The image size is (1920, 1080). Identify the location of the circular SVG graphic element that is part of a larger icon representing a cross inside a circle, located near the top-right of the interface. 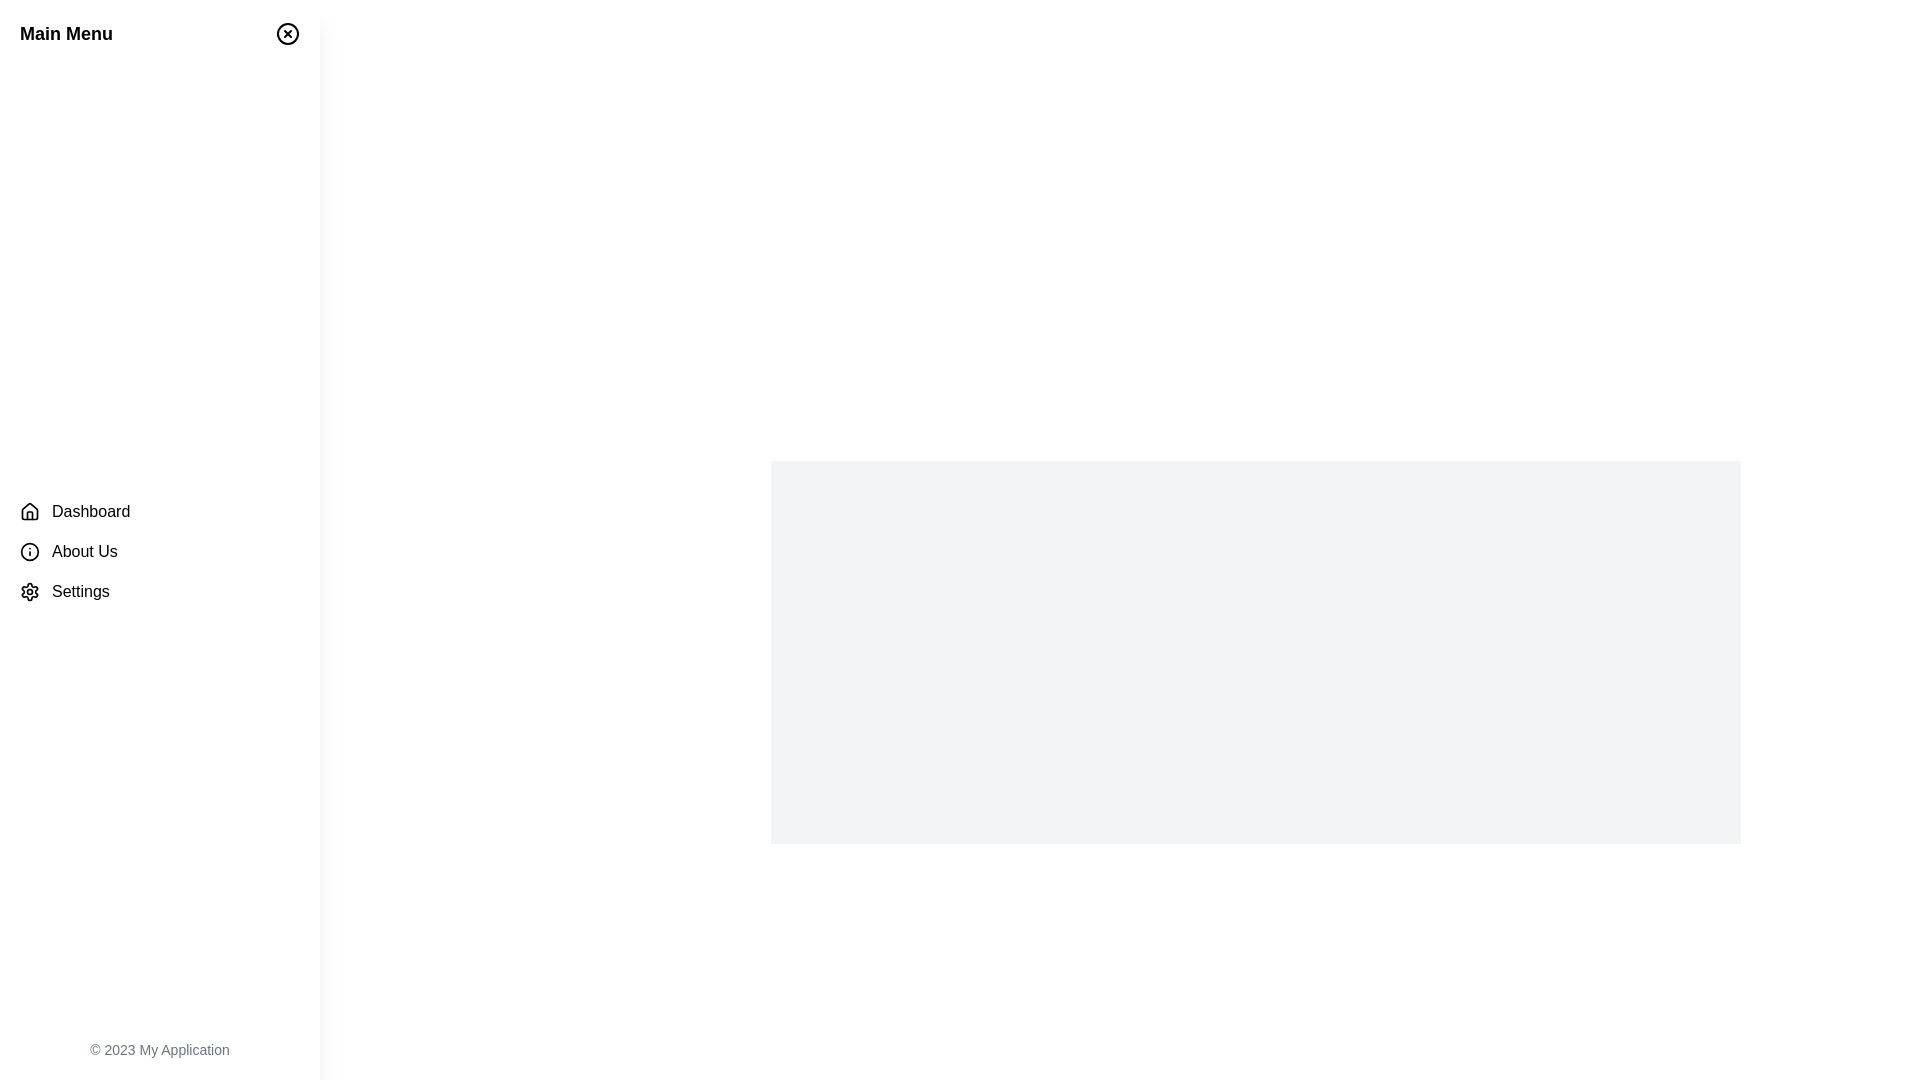
(287, 34).